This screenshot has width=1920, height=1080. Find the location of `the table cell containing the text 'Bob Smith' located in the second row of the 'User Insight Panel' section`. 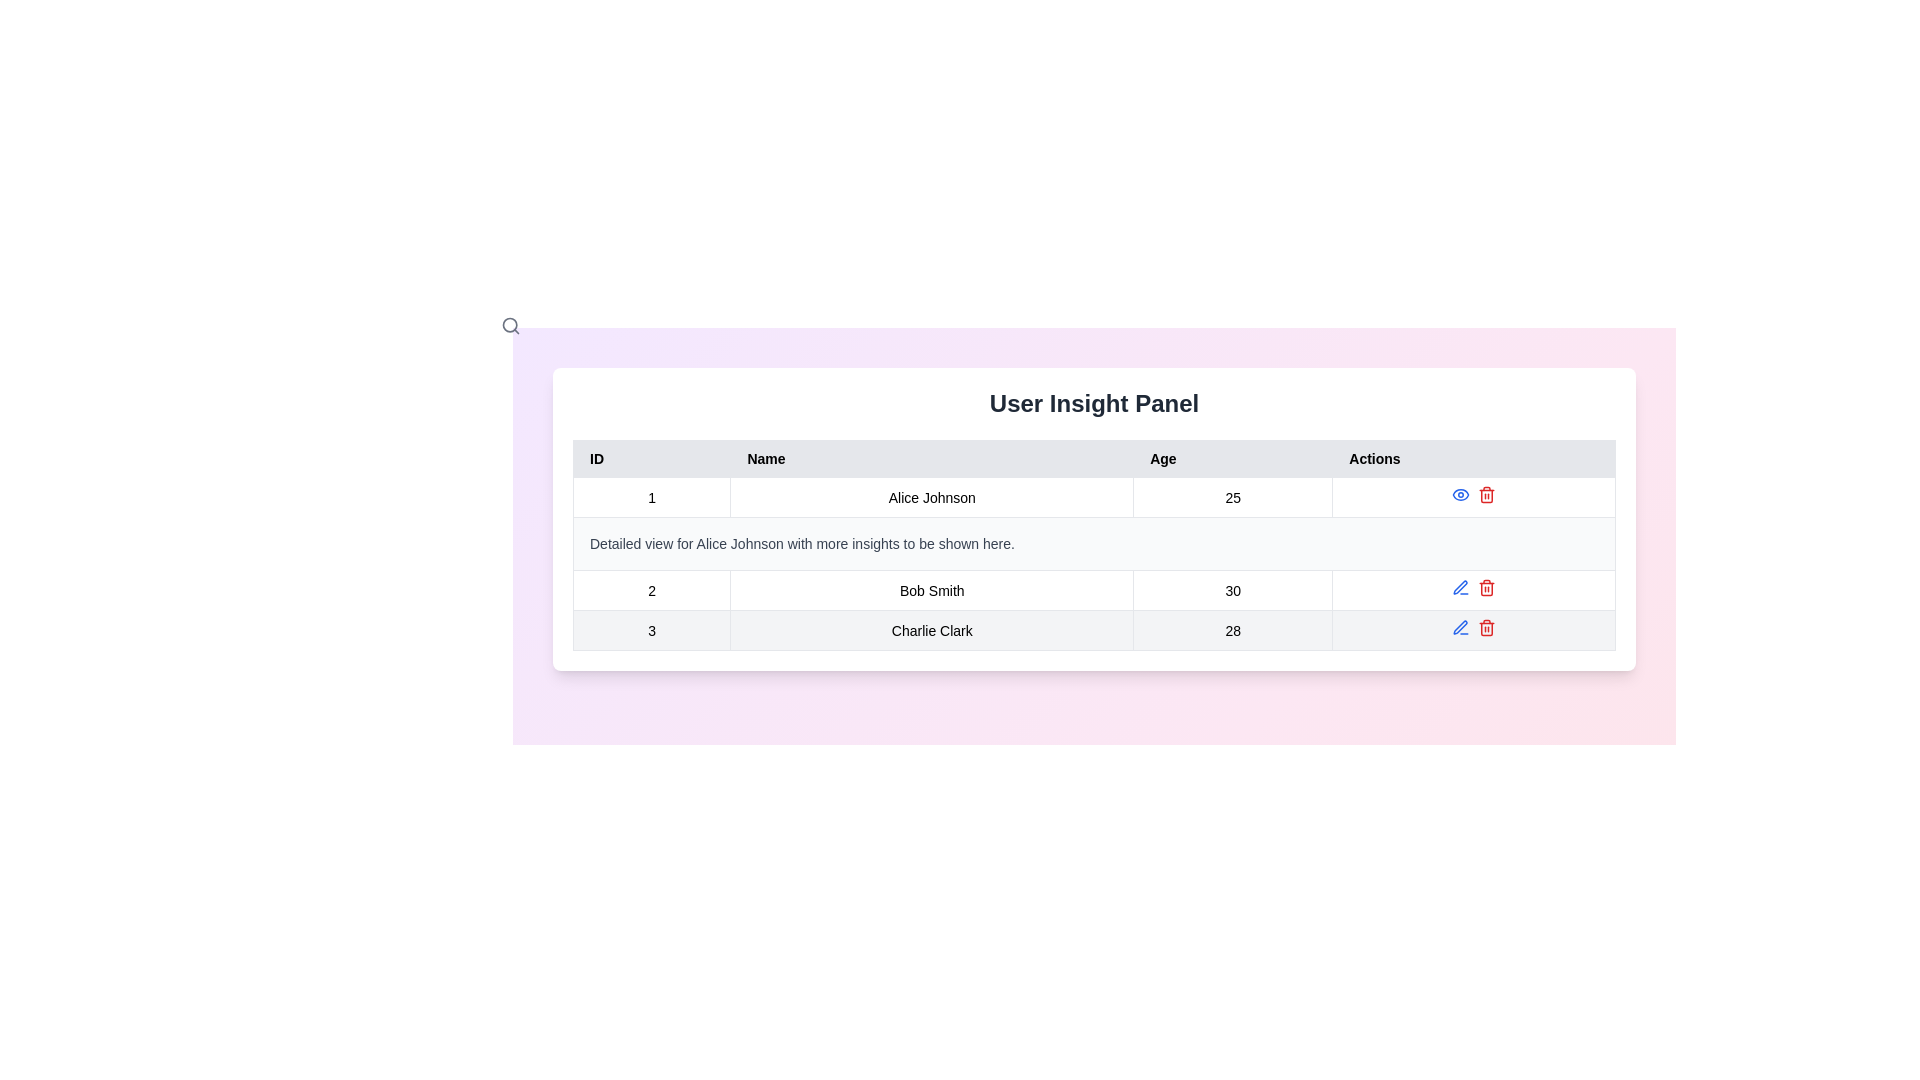

the table cell containing the text 'Bob Smith' located in the second row of the 'User Insight Panel' section is located at coordinates (931, 589).